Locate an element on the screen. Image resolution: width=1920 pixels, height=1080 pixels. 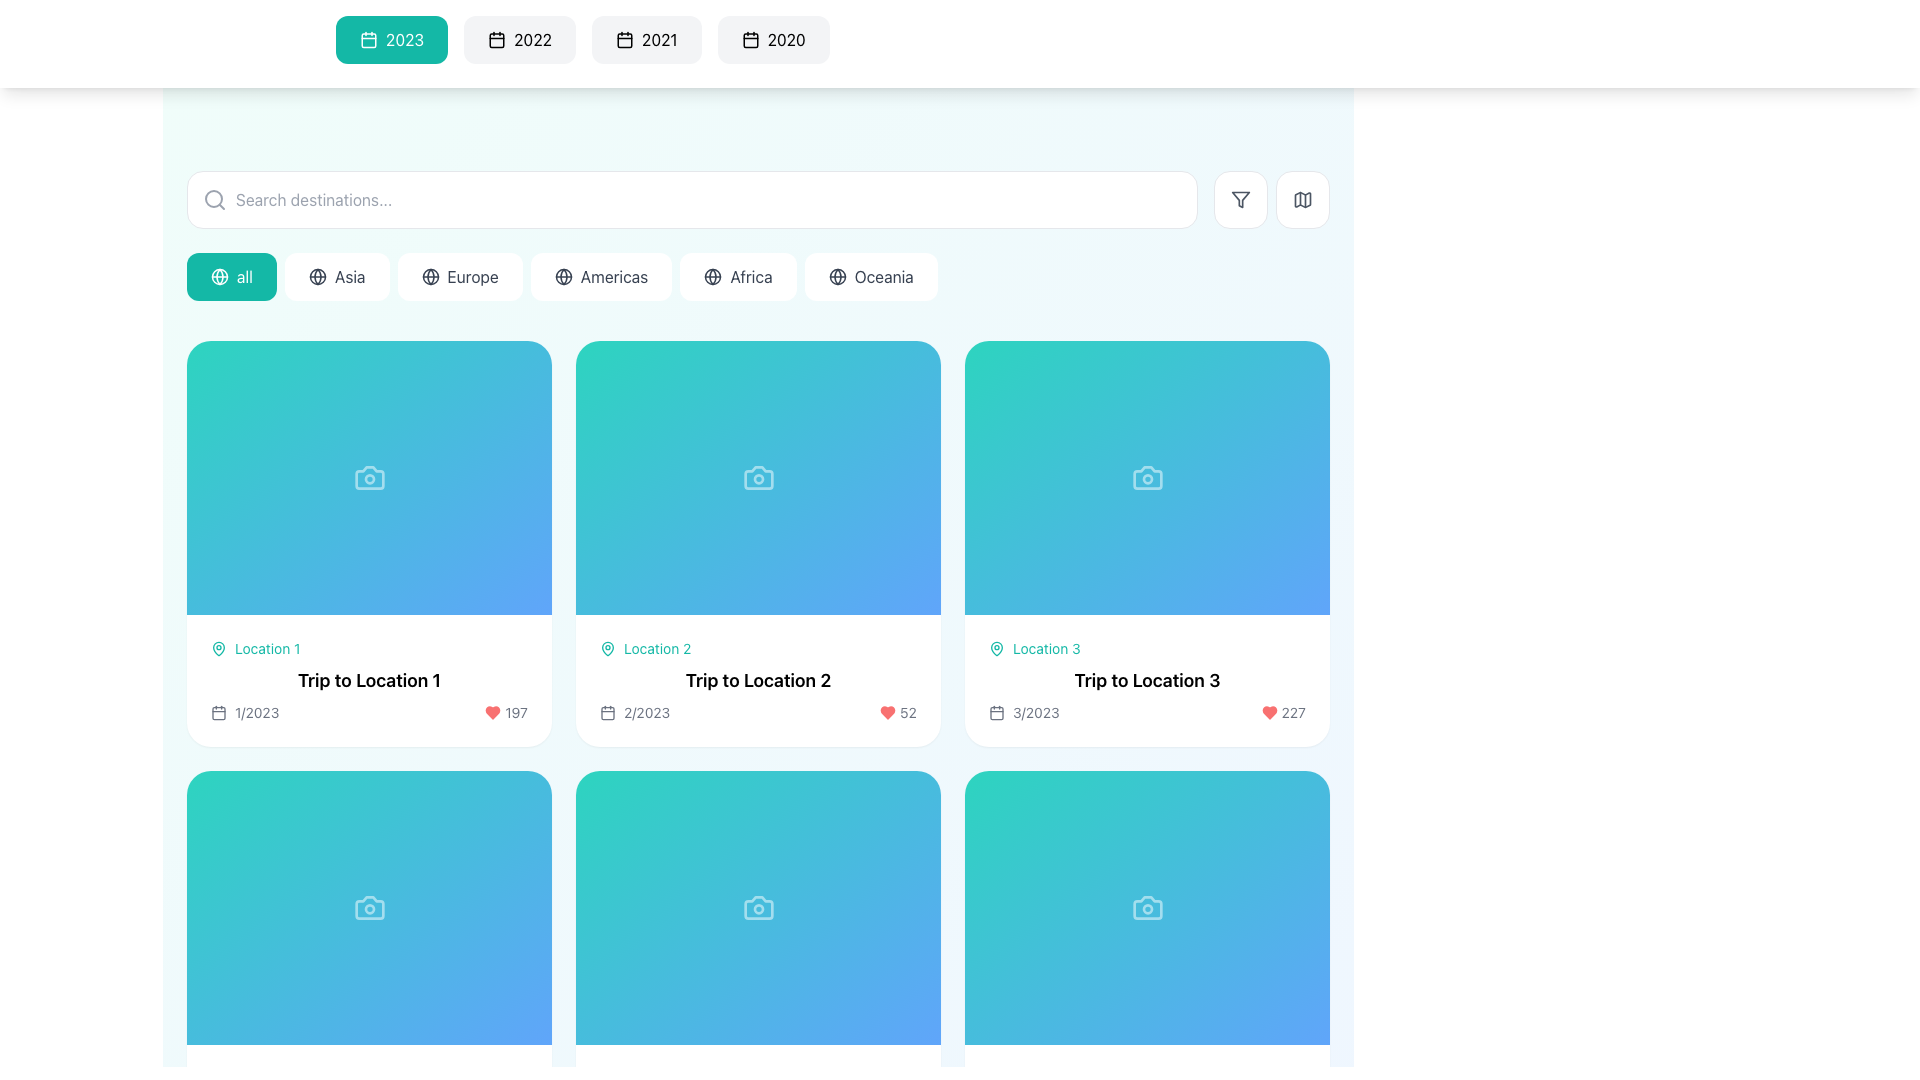
the share button located in the top-right corner of the first card in the grid layout is located at coordinates (518, 374).